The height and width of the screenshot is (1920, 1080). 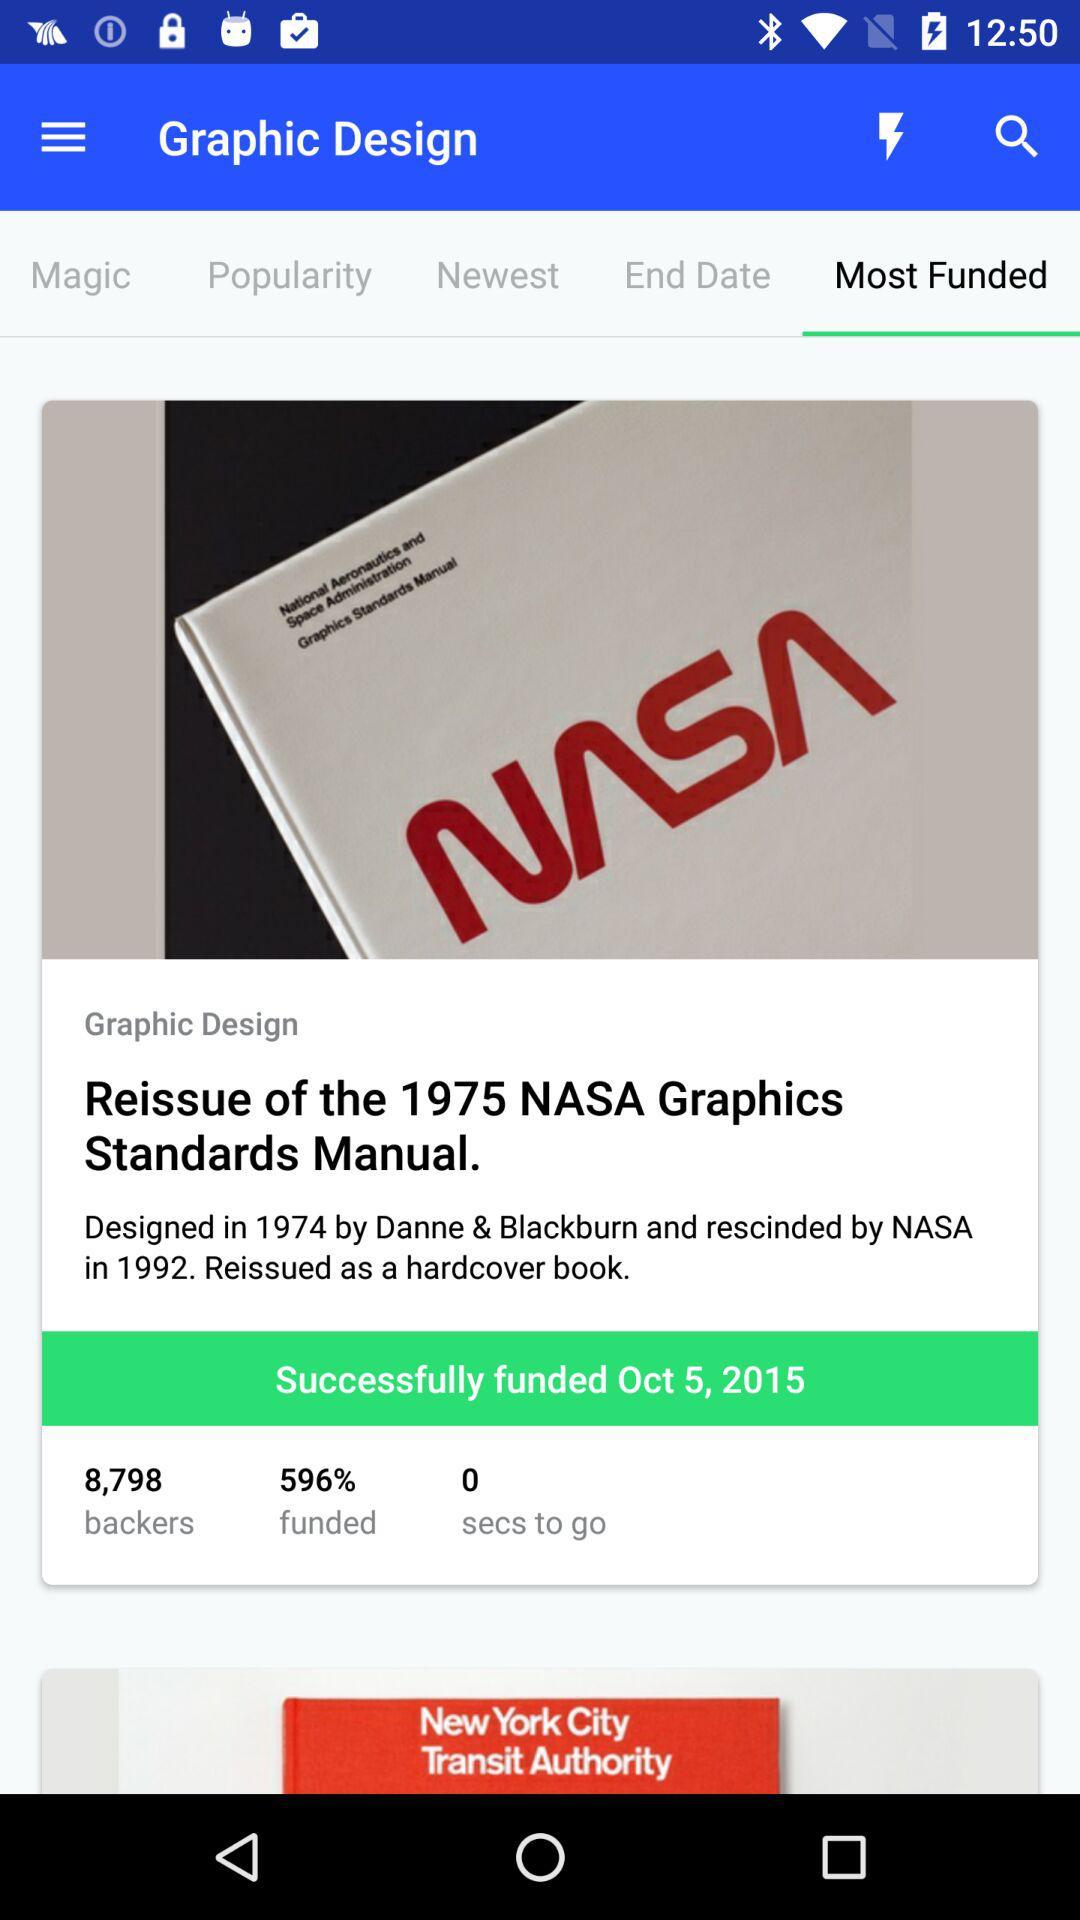 I want to click on search, so click(x=1017, y=136).